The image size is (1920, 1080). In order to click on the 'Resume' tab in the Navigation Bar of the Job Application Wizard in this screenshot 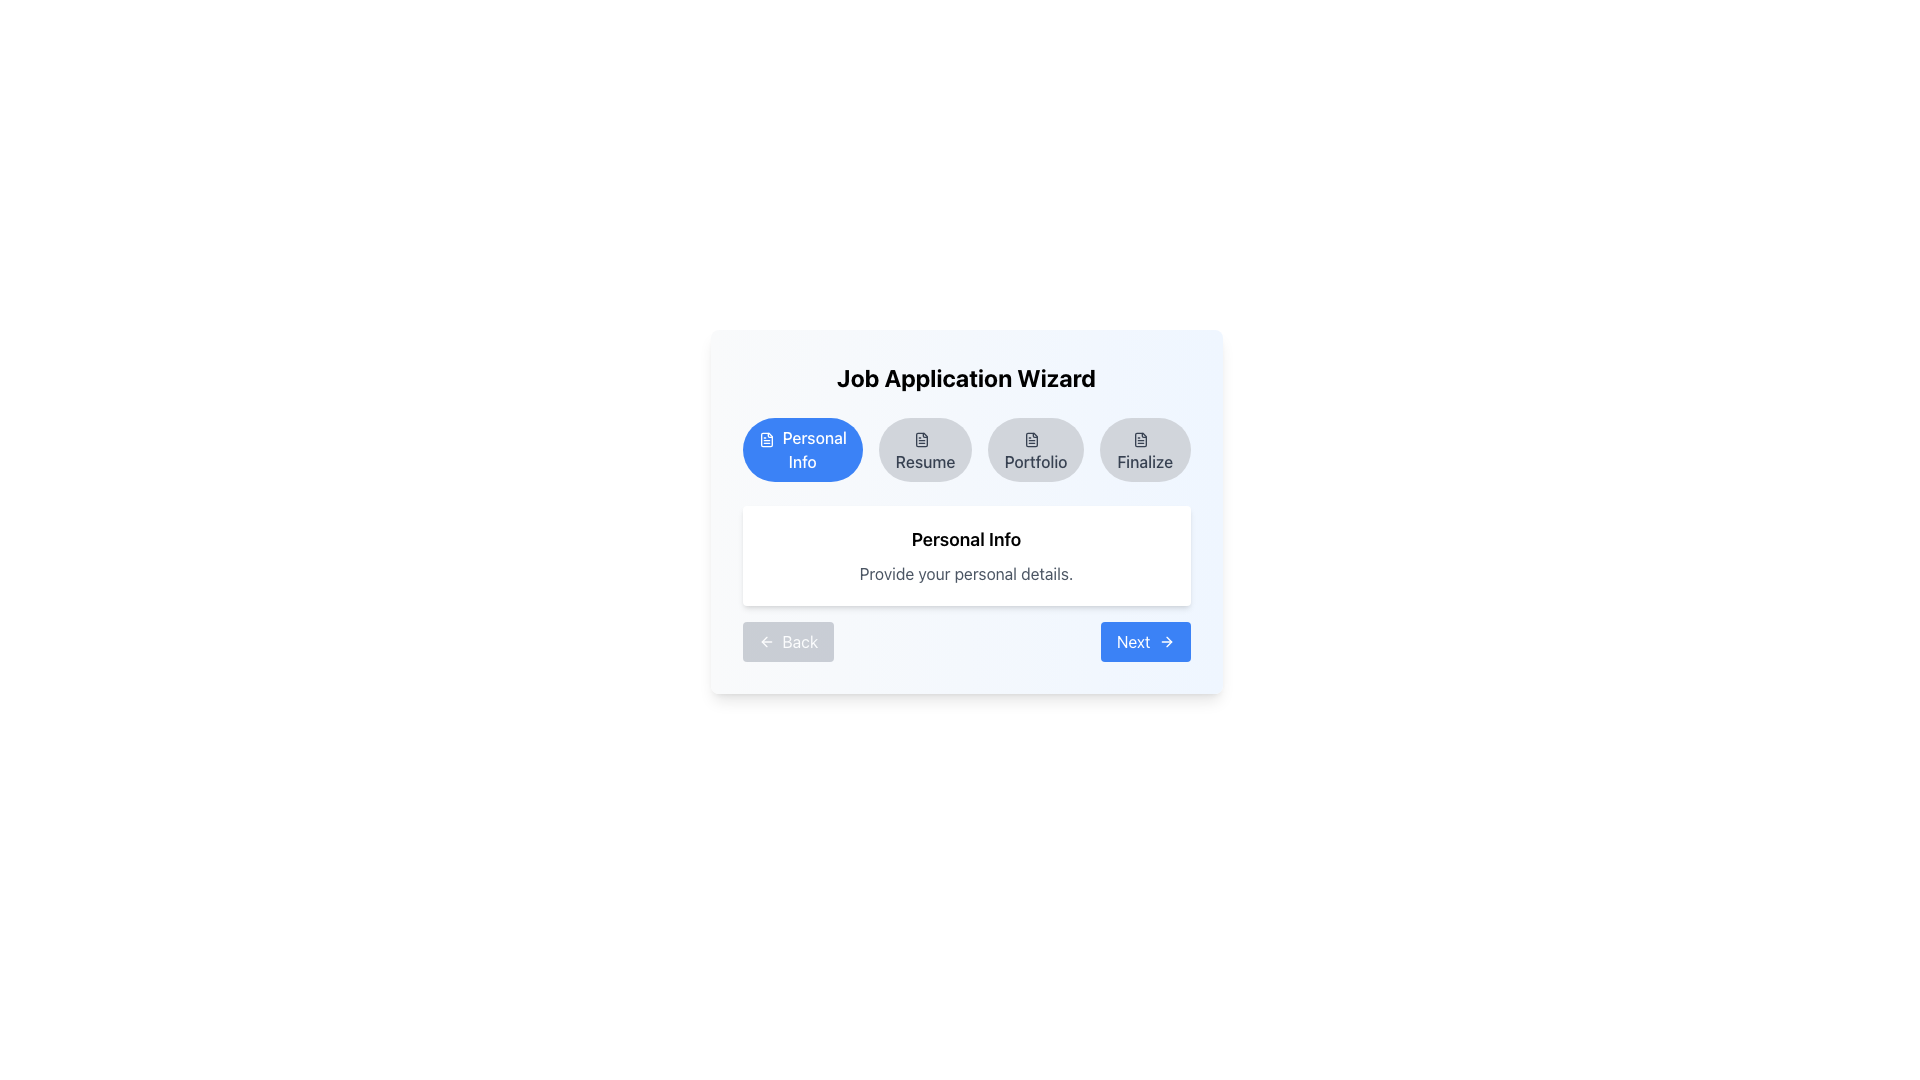, I will do `click(966, 450)`.